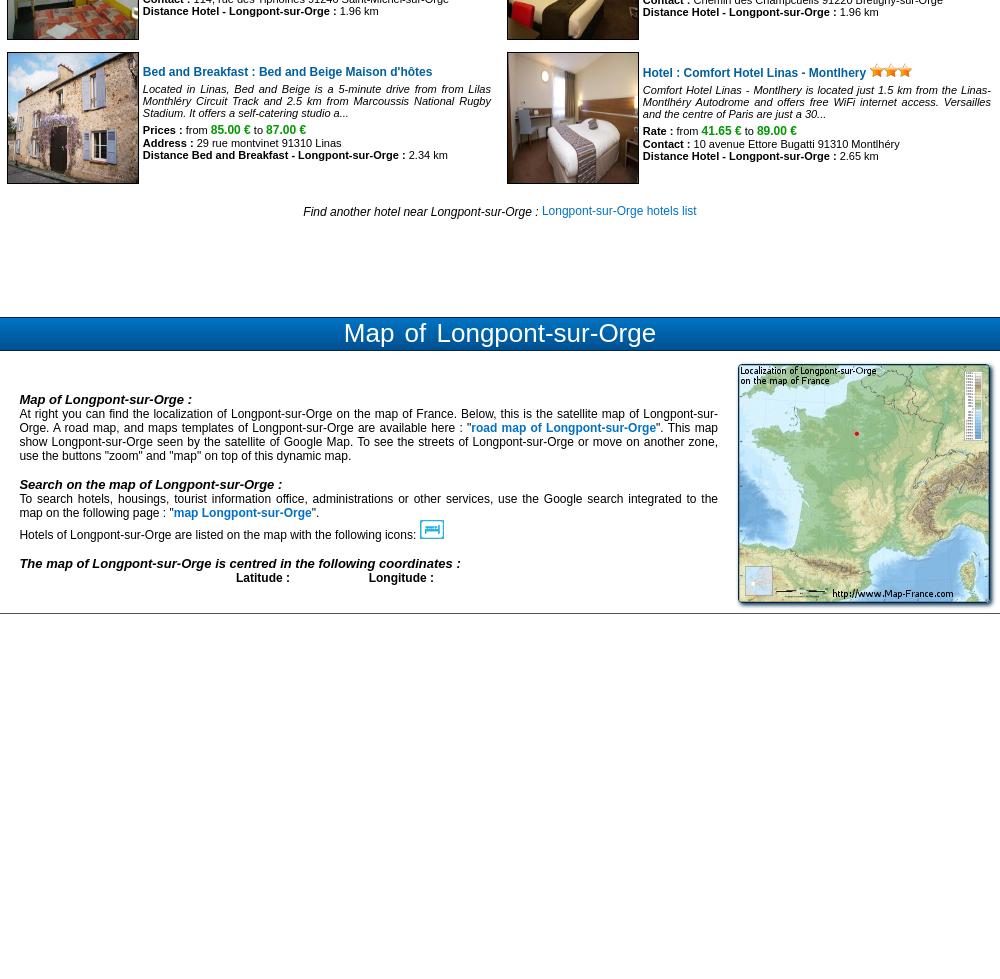 The width and height of the screenshot is (1000, 979). I want to click on 'At right you can find the localization of Longpont-sur-Orge on the map of France. Below, this is the satellite map of Longpont-sur-Orge. A road map, and maps templates of Longpont-sur-Orge are available here : "', so click(367, 419).